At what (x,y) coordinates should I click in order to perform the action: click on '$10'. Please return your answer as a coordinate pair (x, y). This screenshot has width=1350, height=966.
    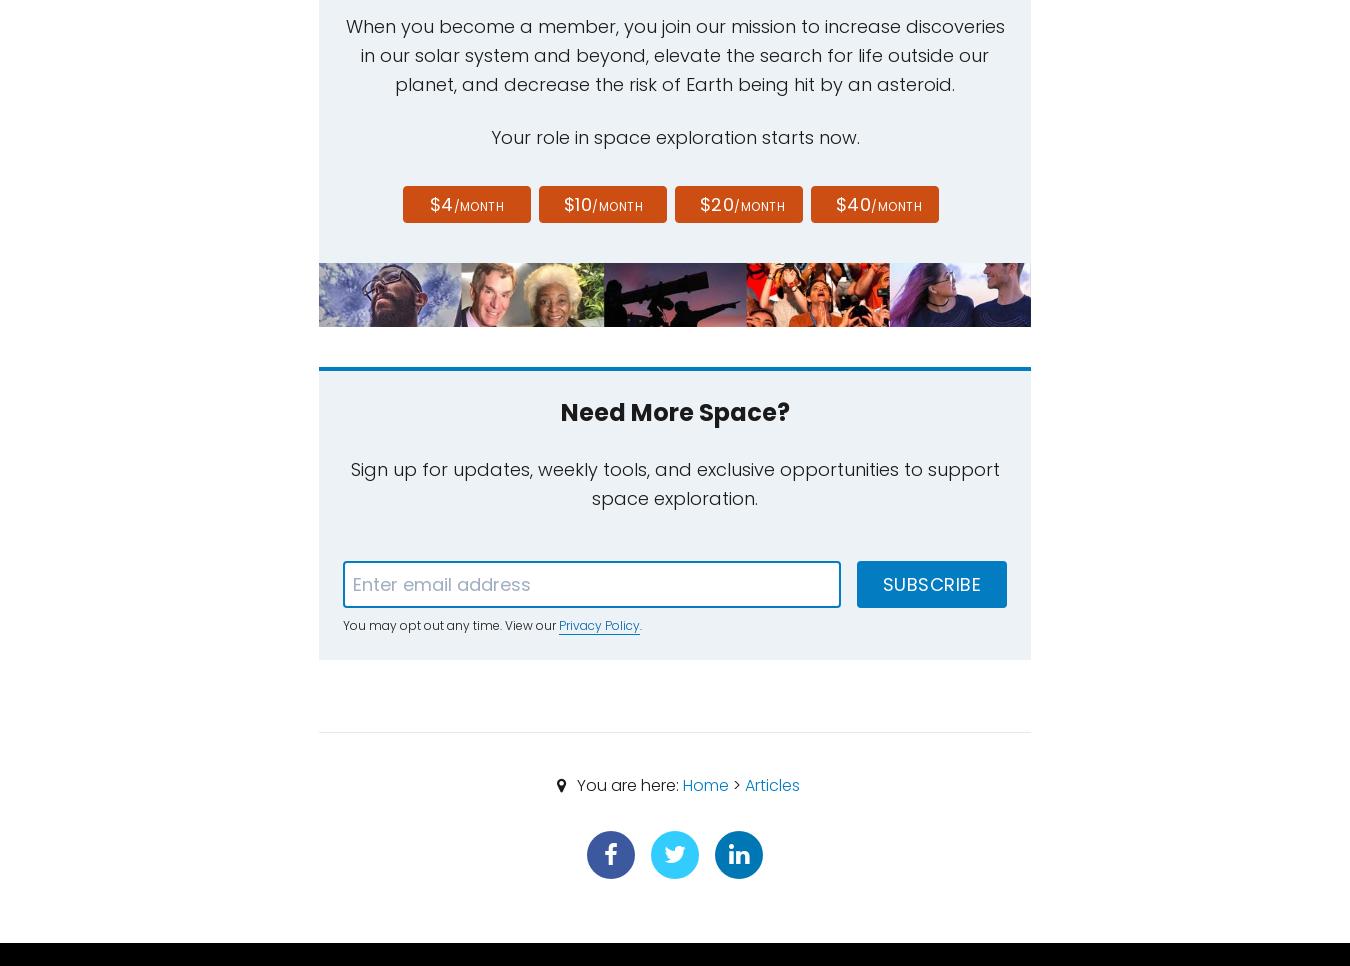
    Looking at the image, I should click on (577, 203).